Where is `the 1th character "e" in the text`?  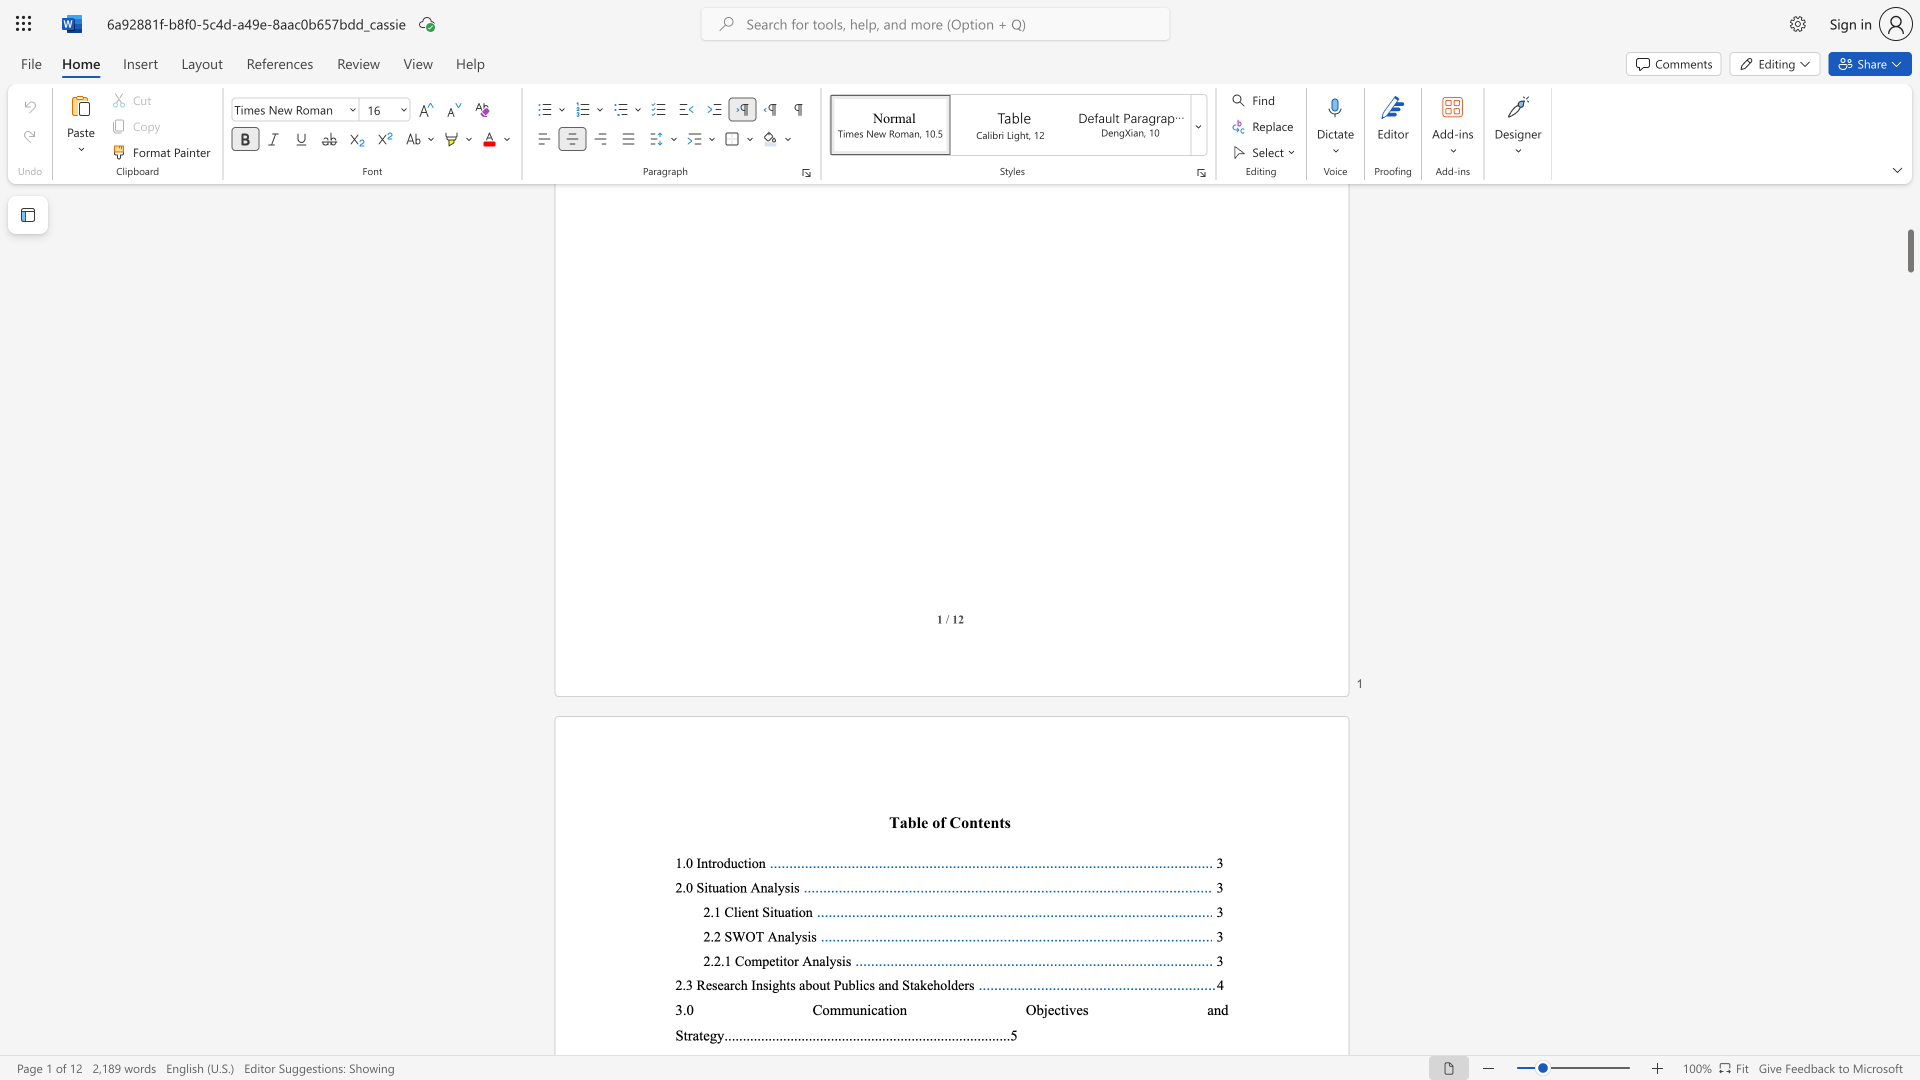 the 1th character "e" in the text is located at coordinates (923, 822).